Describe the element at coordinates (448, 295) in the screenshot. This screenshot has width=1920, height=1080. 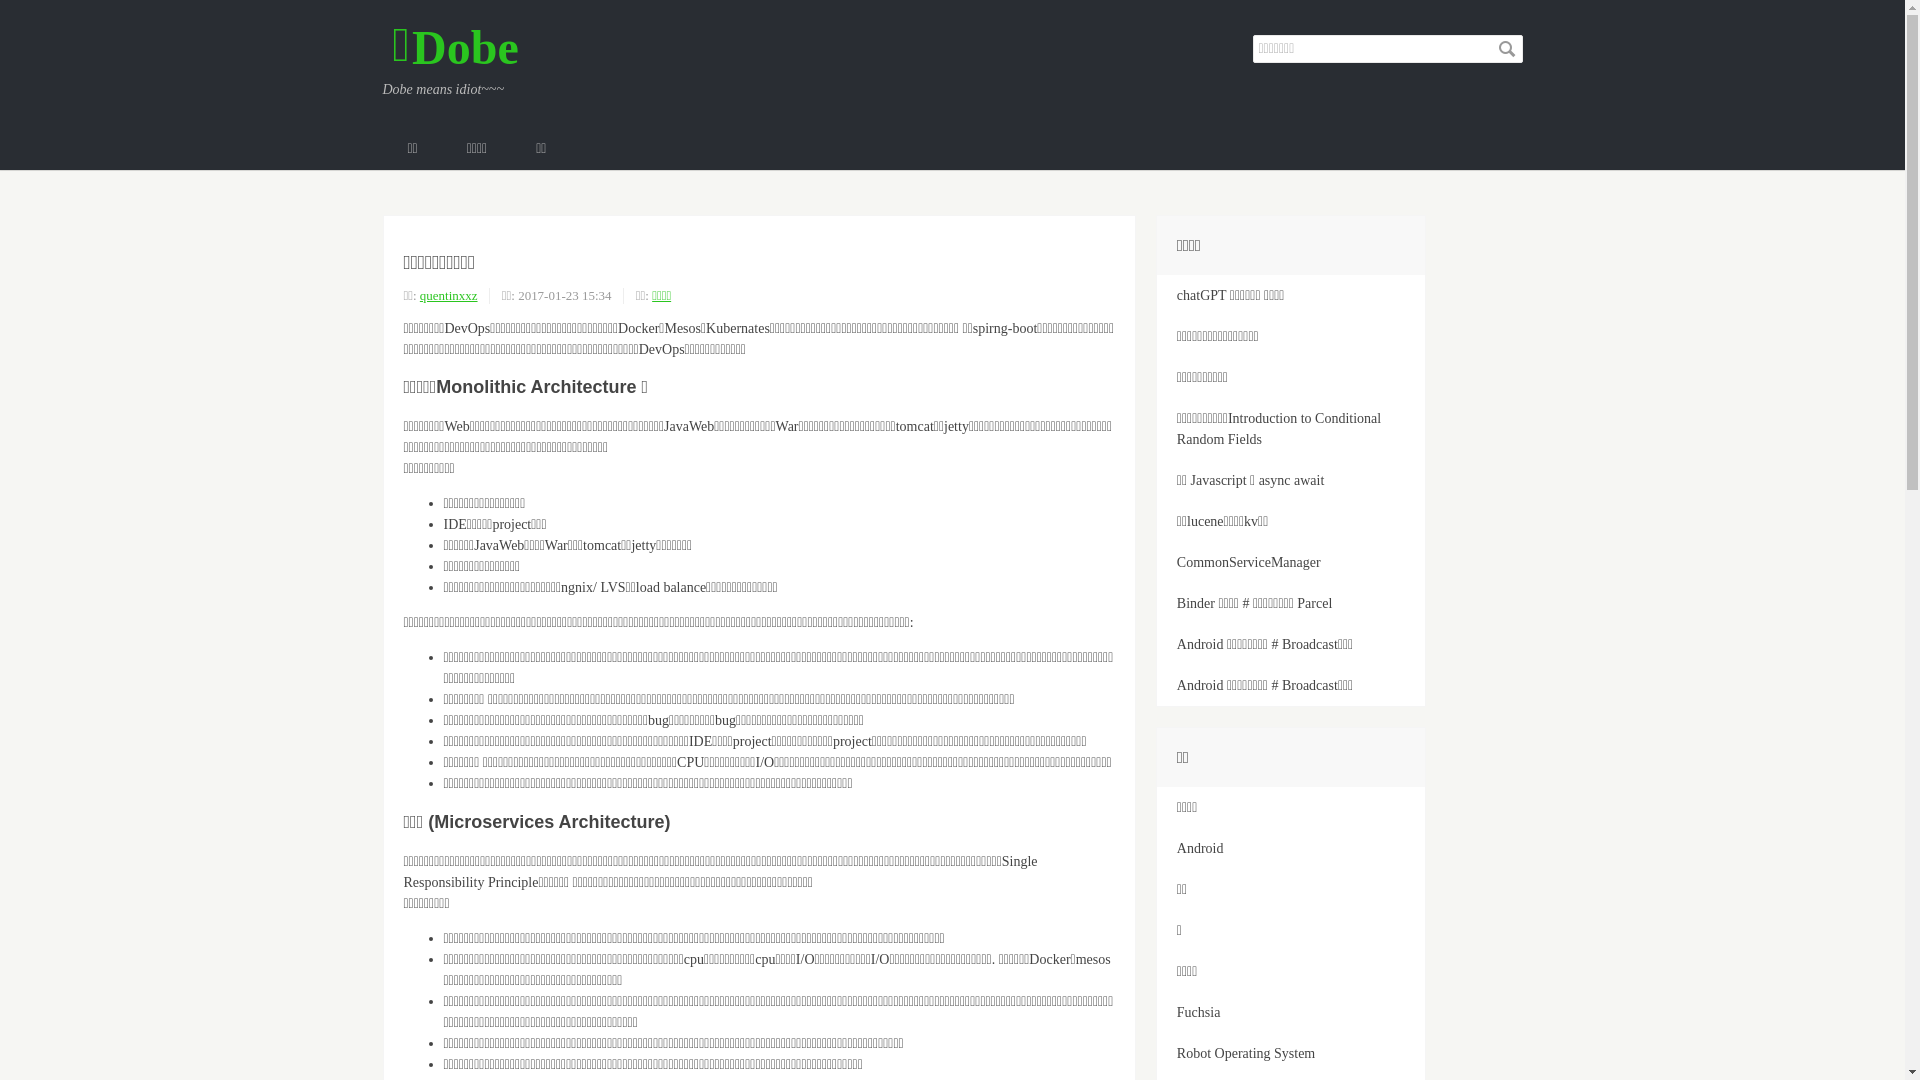
I see `'quentinxxz'` at that location.